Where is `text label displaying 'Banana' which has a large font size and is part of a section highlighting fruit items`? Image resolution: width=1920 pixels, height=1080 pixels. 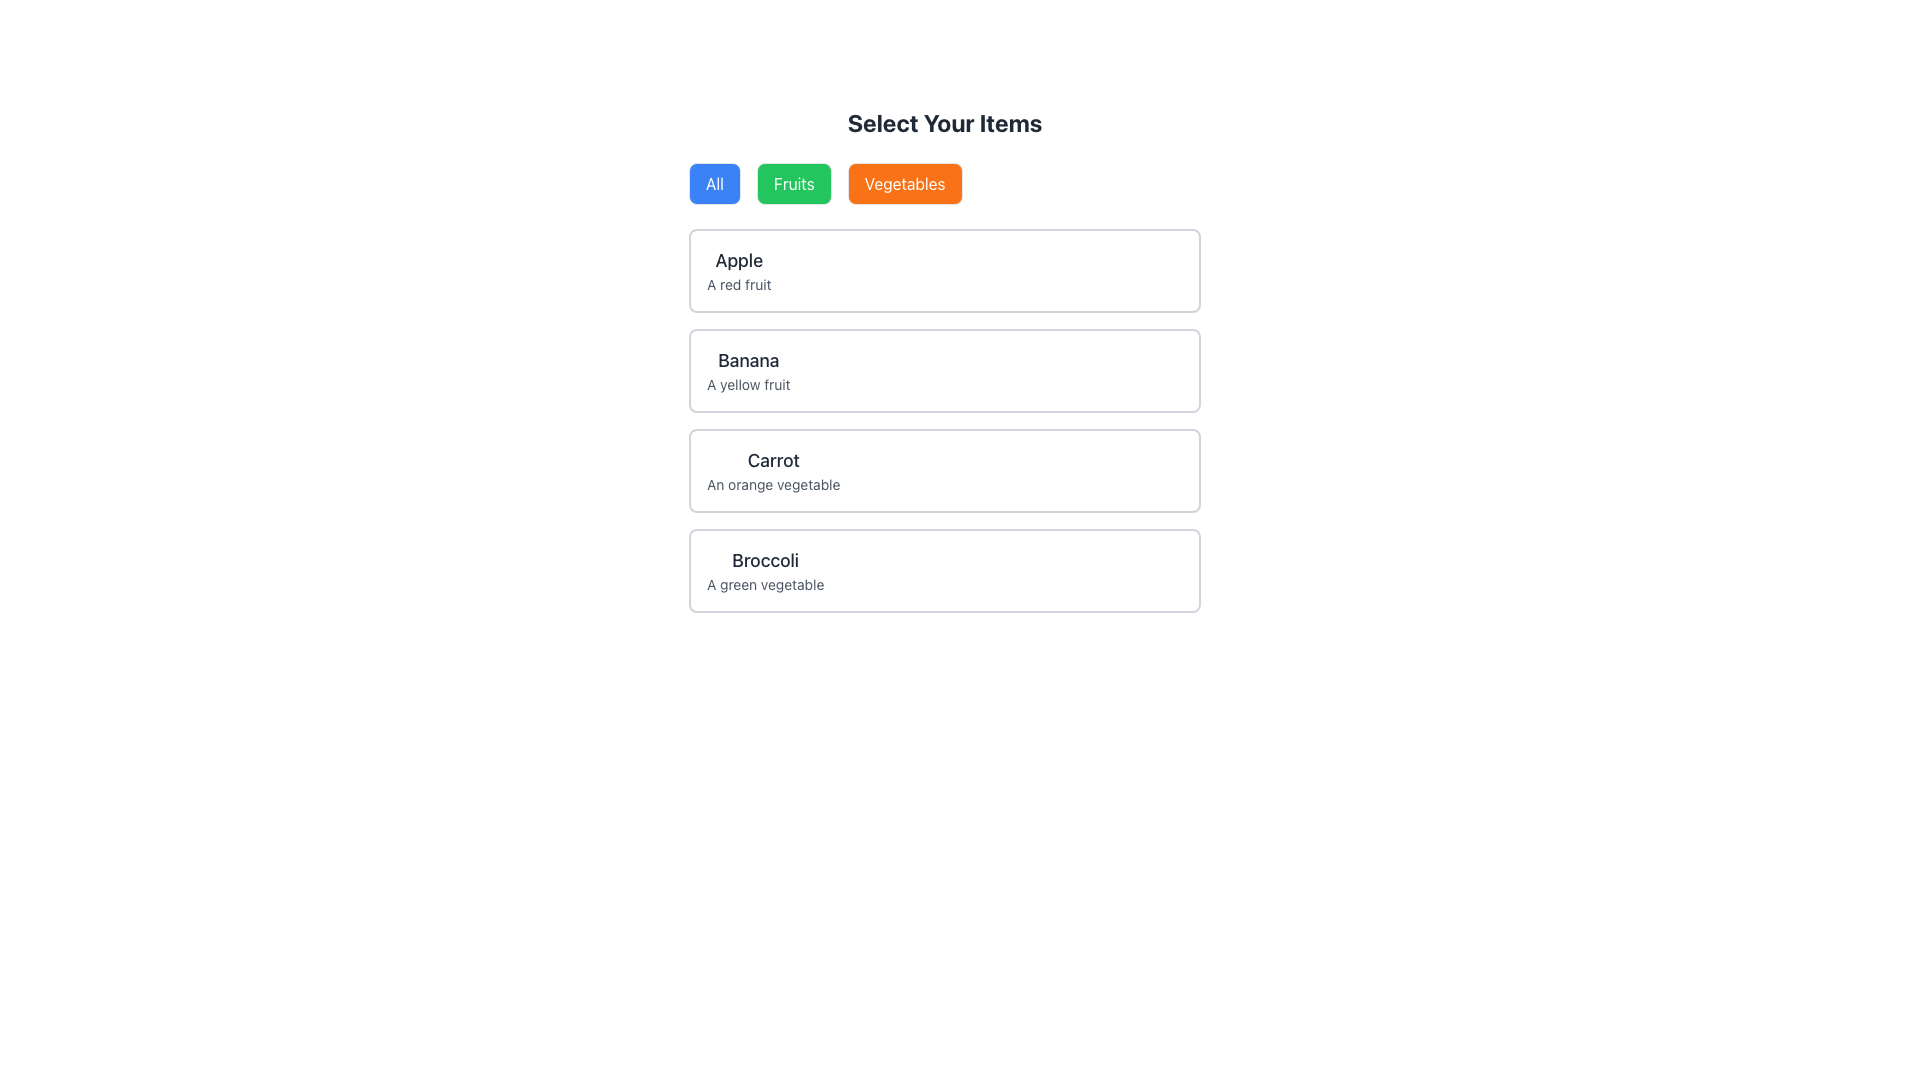 text label displaying 'Banana' which has a large font size and is part of a section highlighting fruit items is located at coordinates (747, 361).